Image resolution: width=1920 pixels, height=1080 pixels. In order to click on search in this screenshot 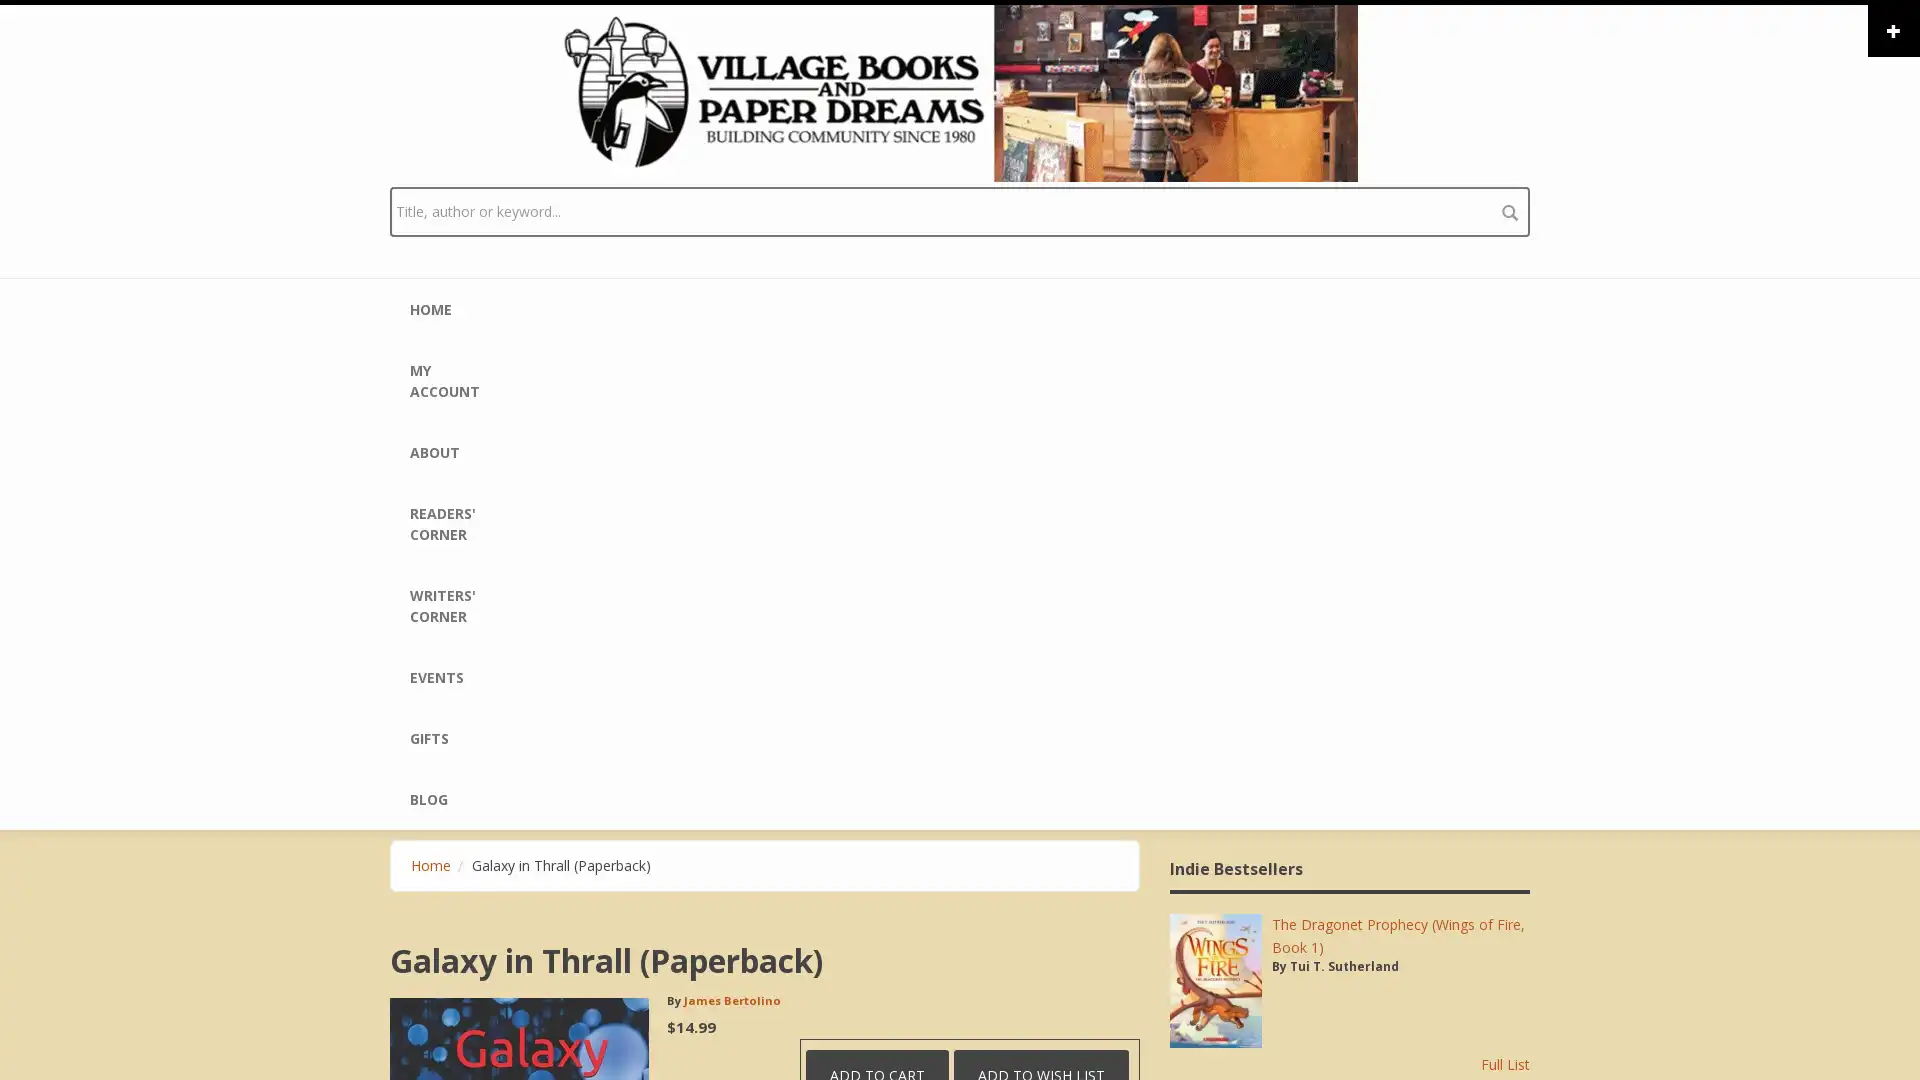, I will do `click(1510, 212)`.